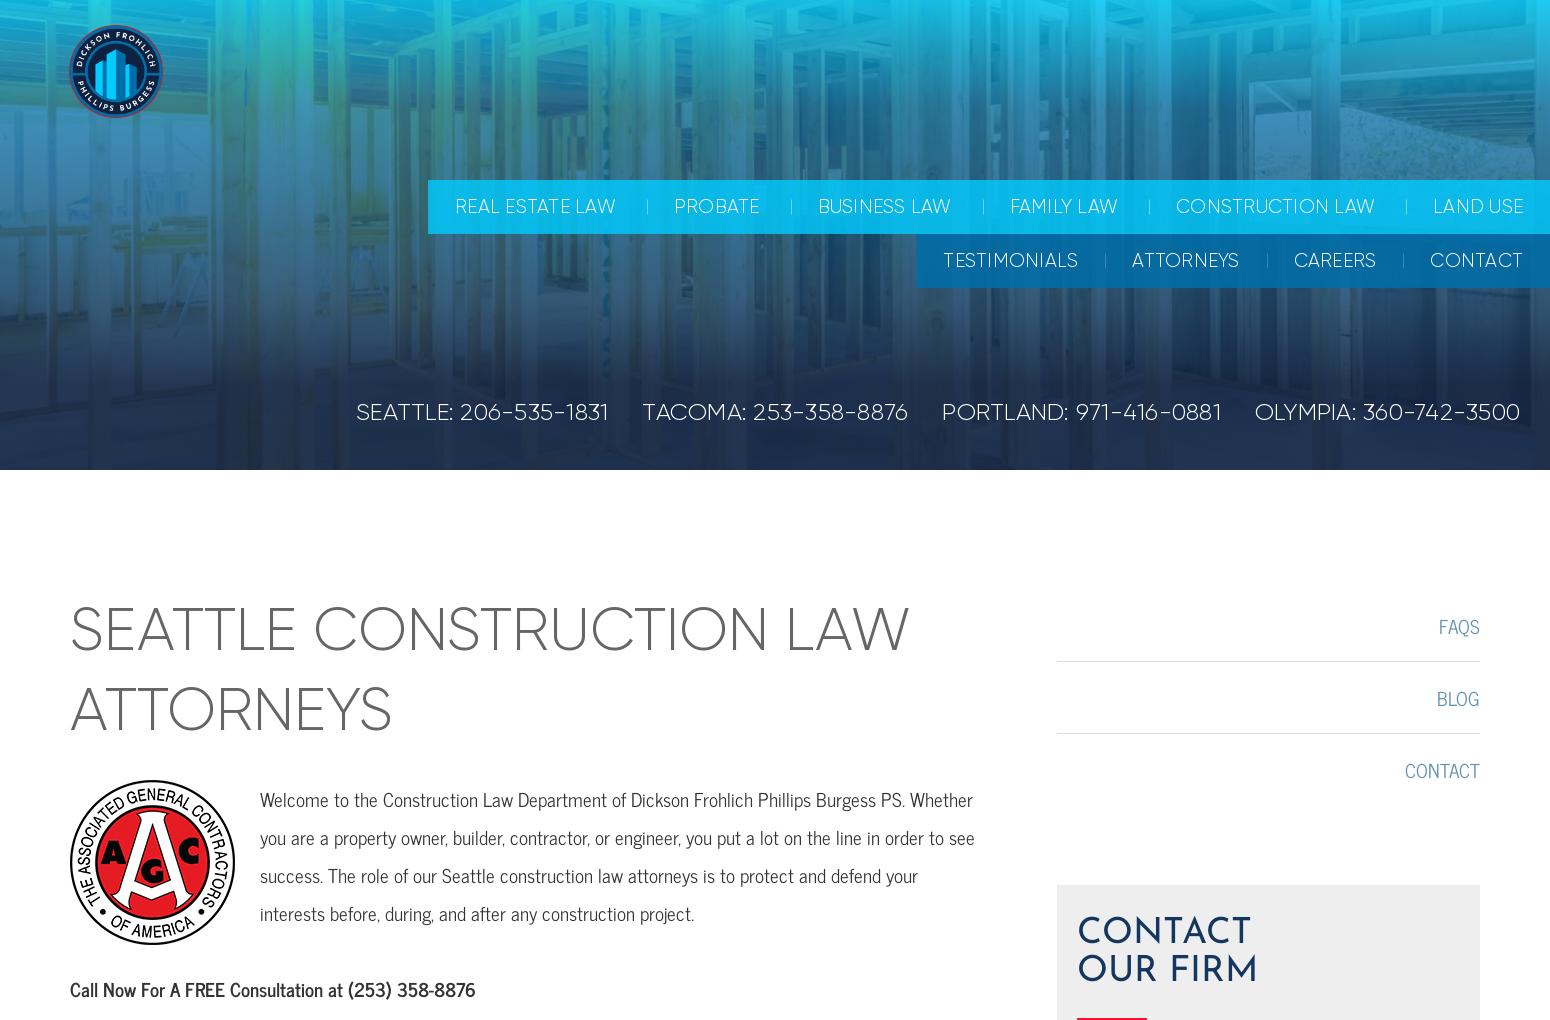 Image resolution: width=1550 pixels, height=1020 pixels. What do you see at coordinates (617, 854) in the screenshot?
I see `'Welcome to the Construction Law Department of Dickson Frohlich Phillips Burgess PS. Whether you are a property owner, builder, contractor, or engineer, you put a lot on the line in order to see success. The role of our Seattle construction law attorneys is to protect and defend your interests before, during, and after any construction project.'` at bounding box center [617, 854].